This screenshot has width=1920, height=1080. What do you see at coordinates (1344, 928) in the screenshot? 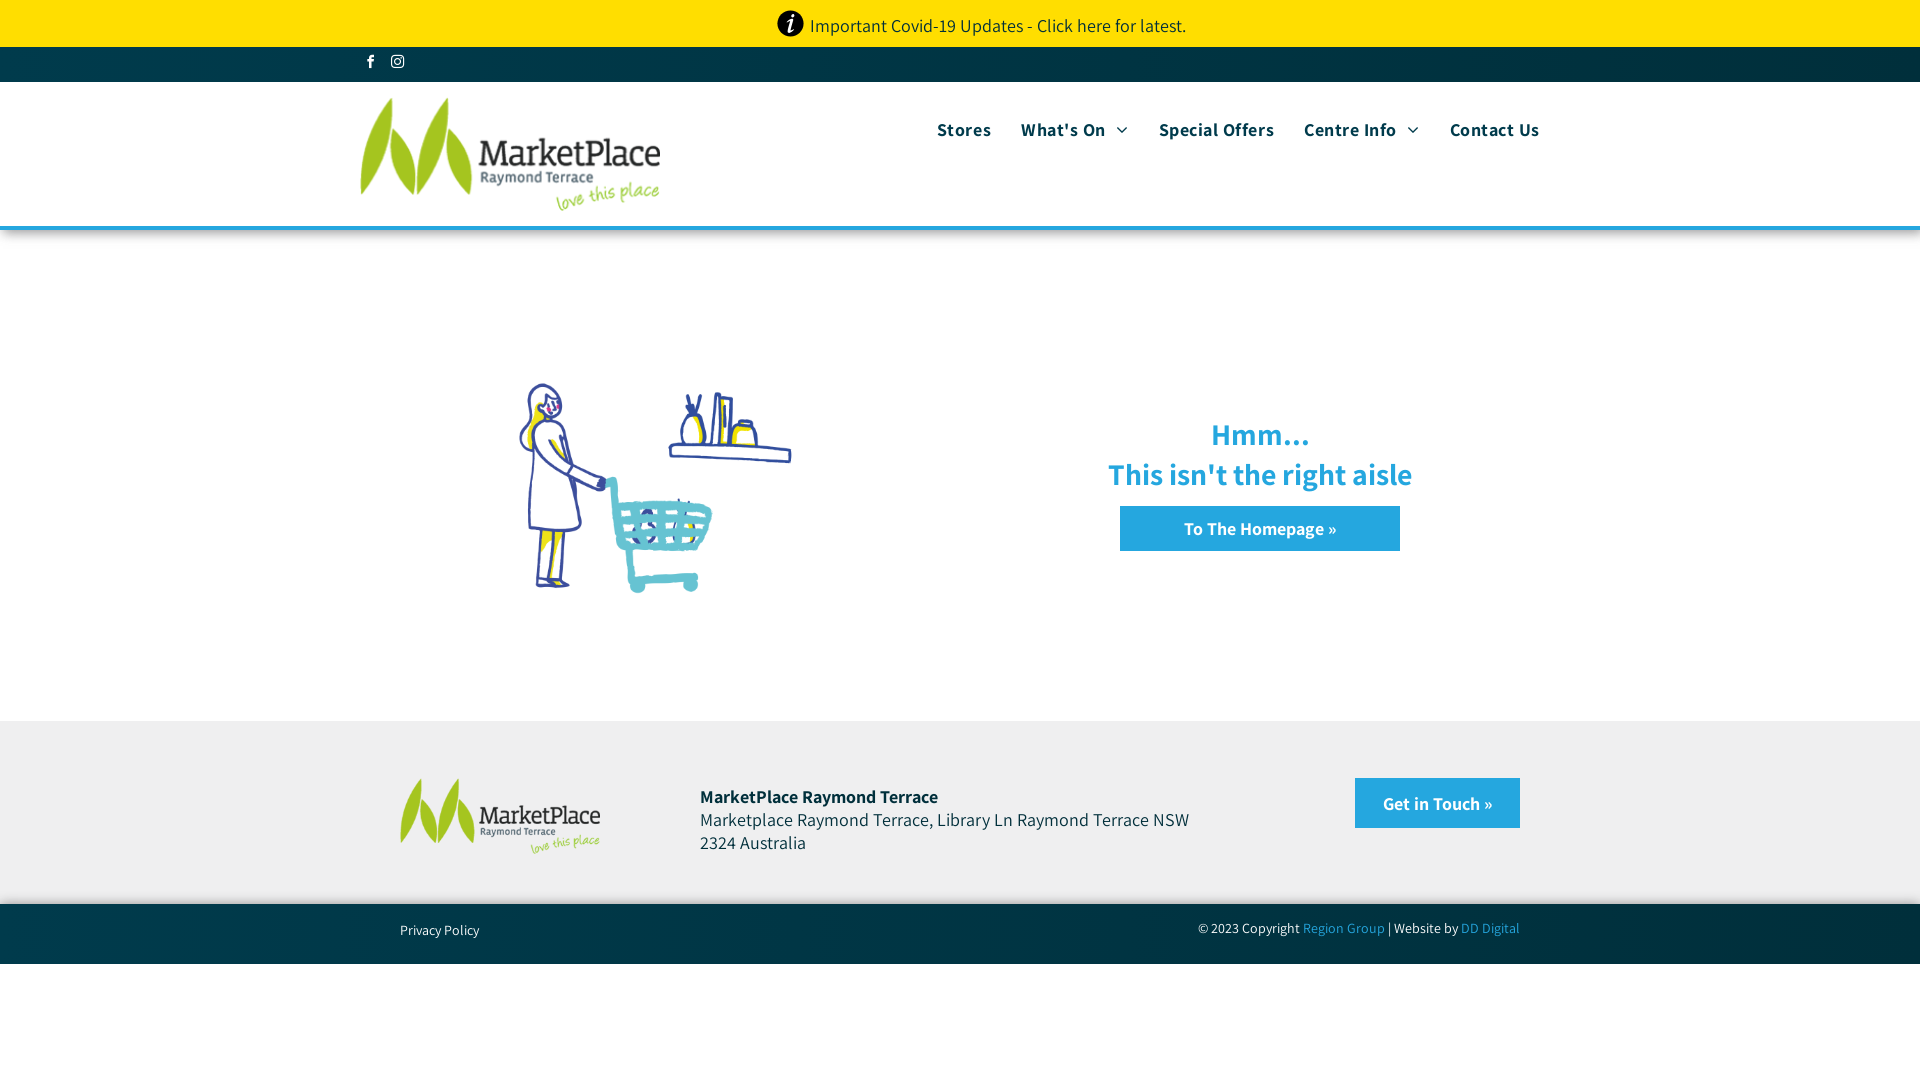
I see `'Region Group'` at bounding box center [1344, 928].